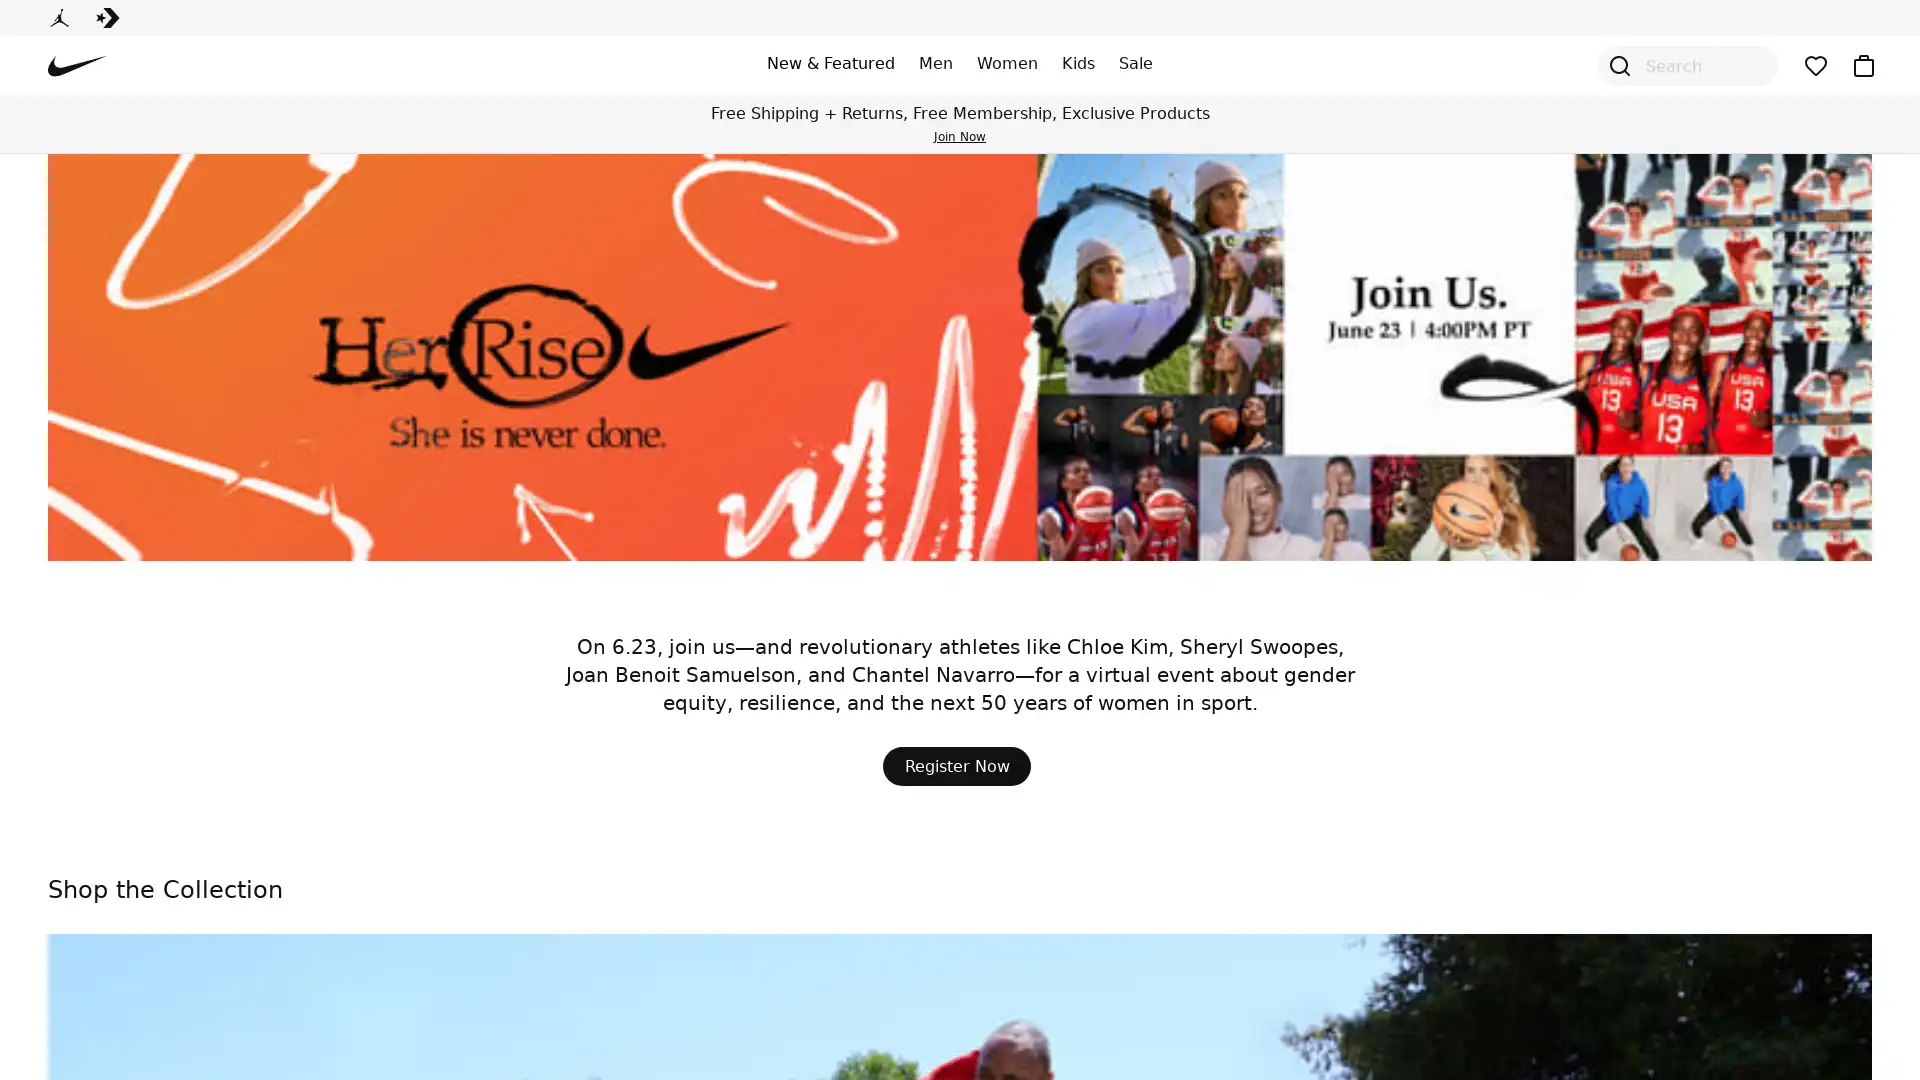 This screenshot has height=1080, width=1920. Describe the element at coordinates (1849, 18) in the screenshot. I see `Sign In` at that location.